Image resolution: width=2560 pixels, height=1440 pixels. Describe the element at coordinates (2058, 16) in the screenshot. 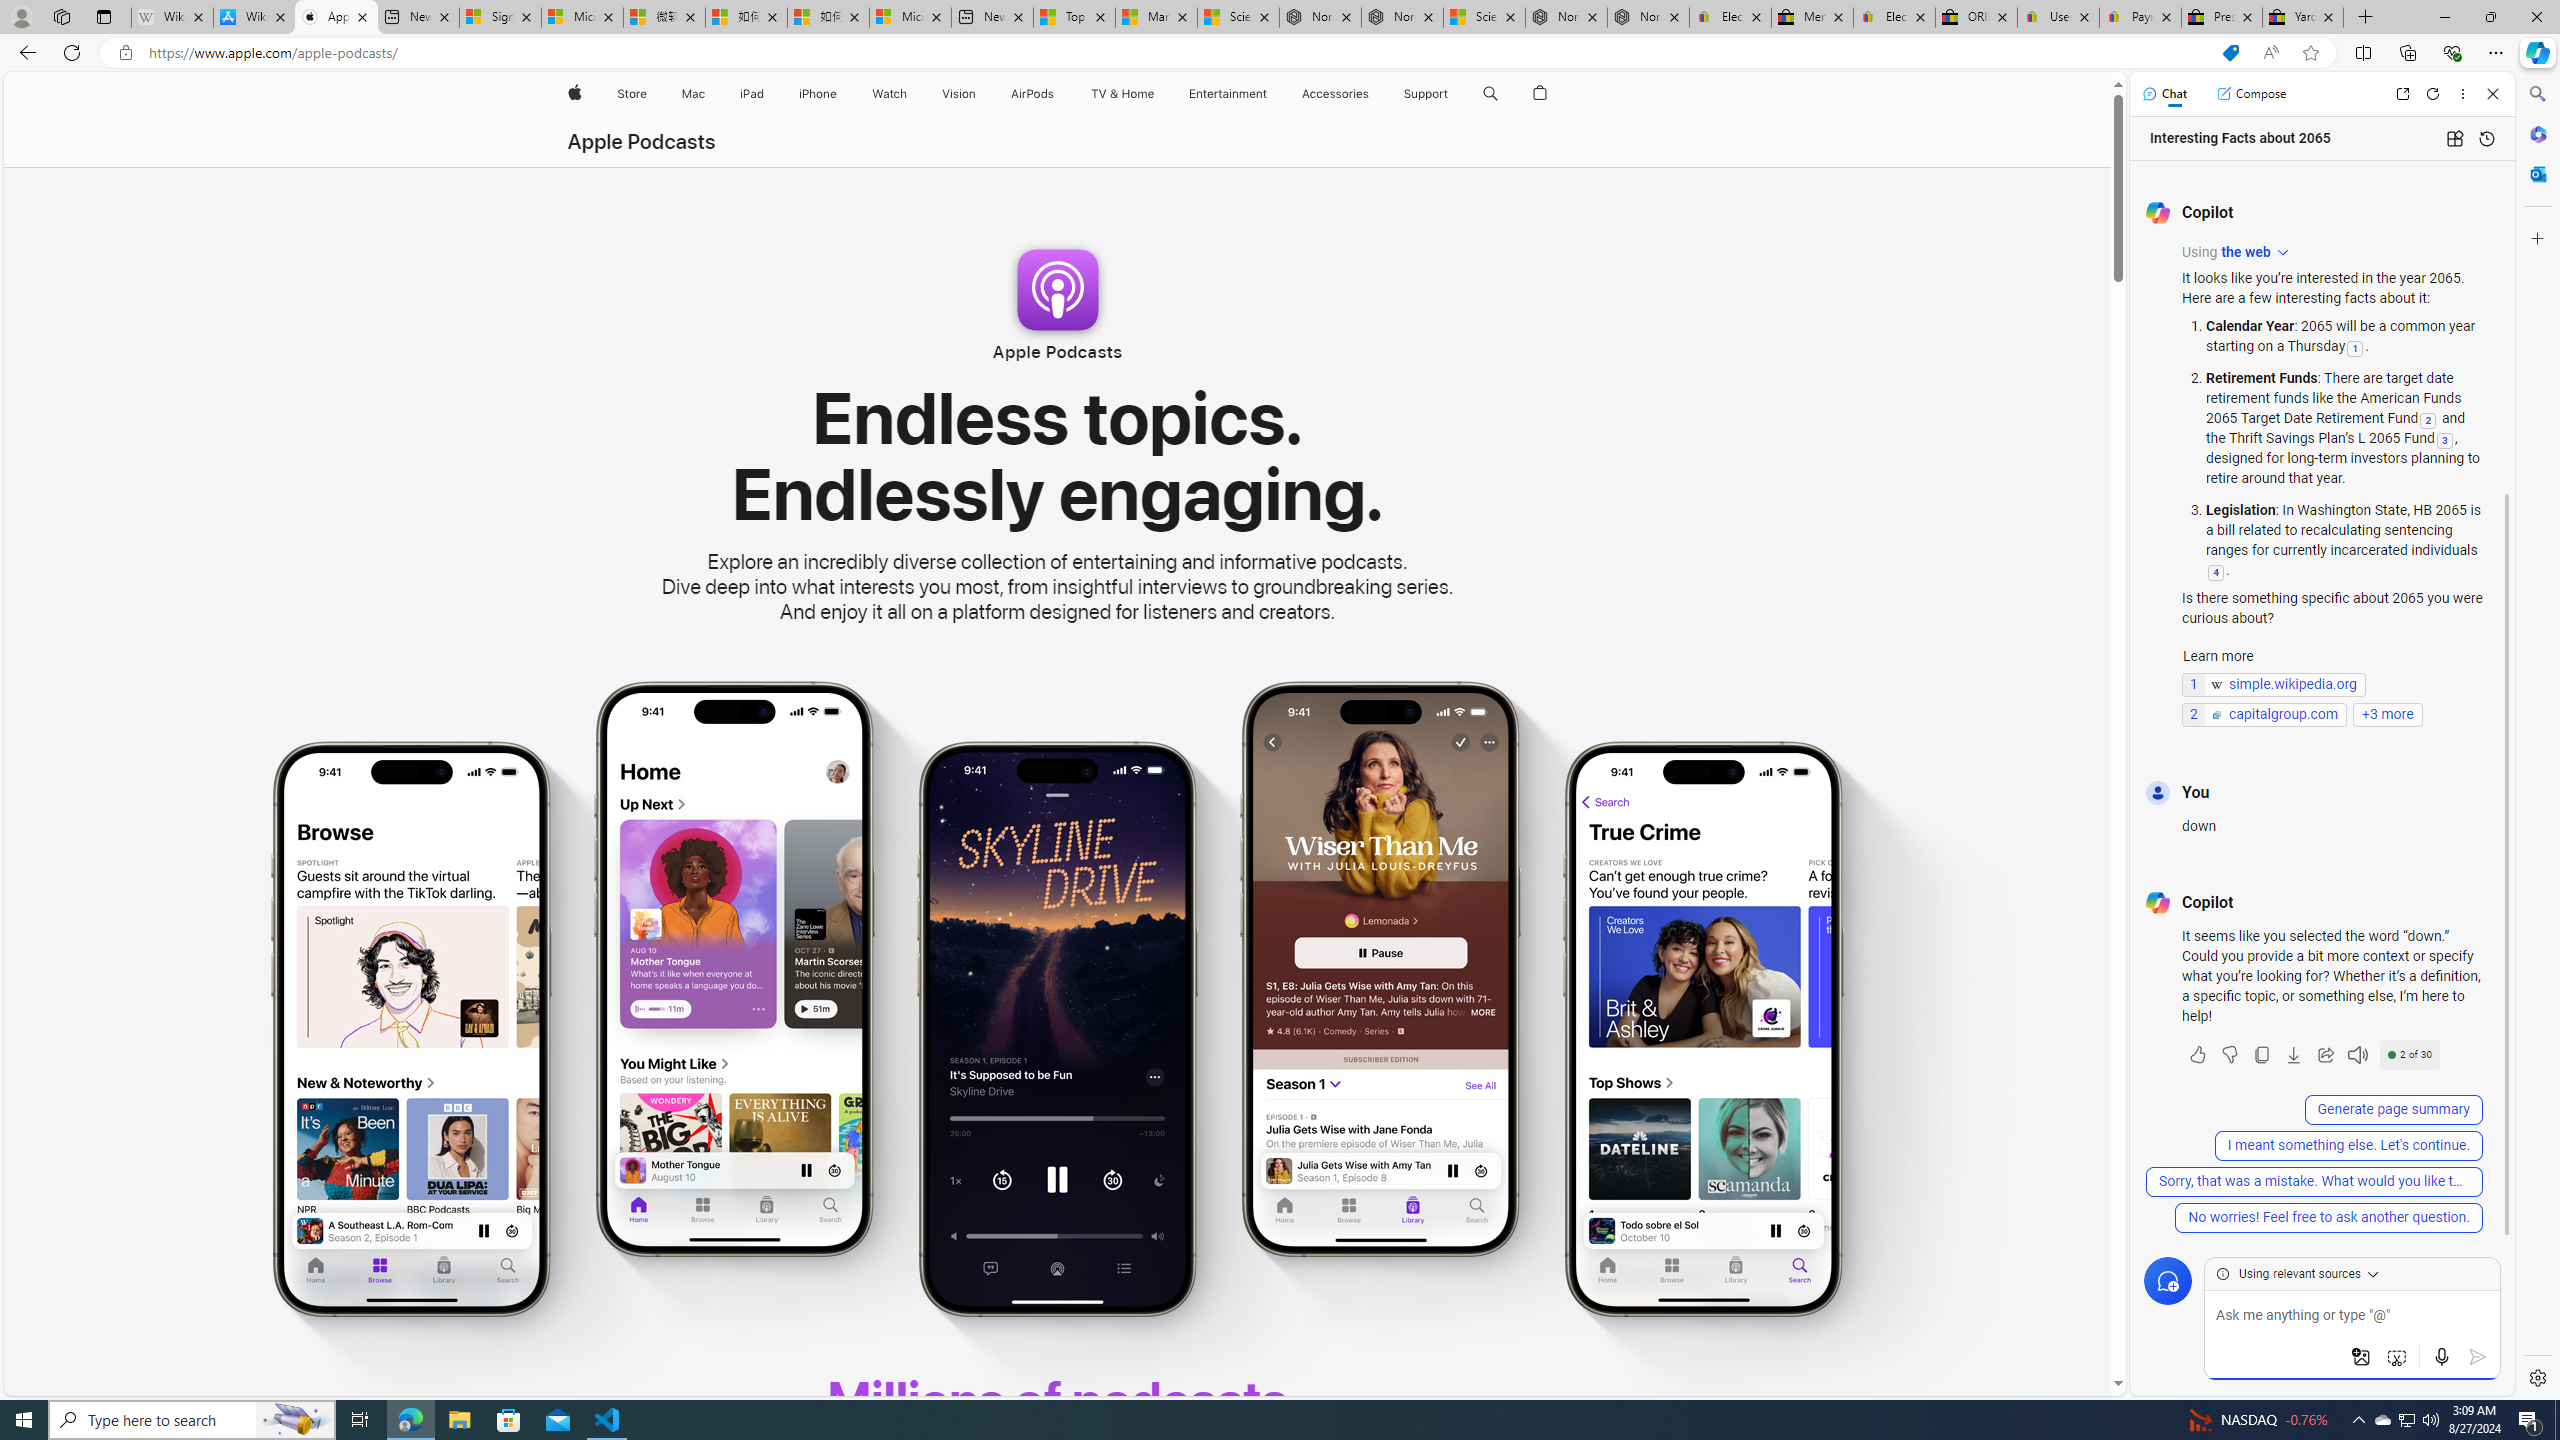

I see `'User Privacy Notice | eBay'` at that location.